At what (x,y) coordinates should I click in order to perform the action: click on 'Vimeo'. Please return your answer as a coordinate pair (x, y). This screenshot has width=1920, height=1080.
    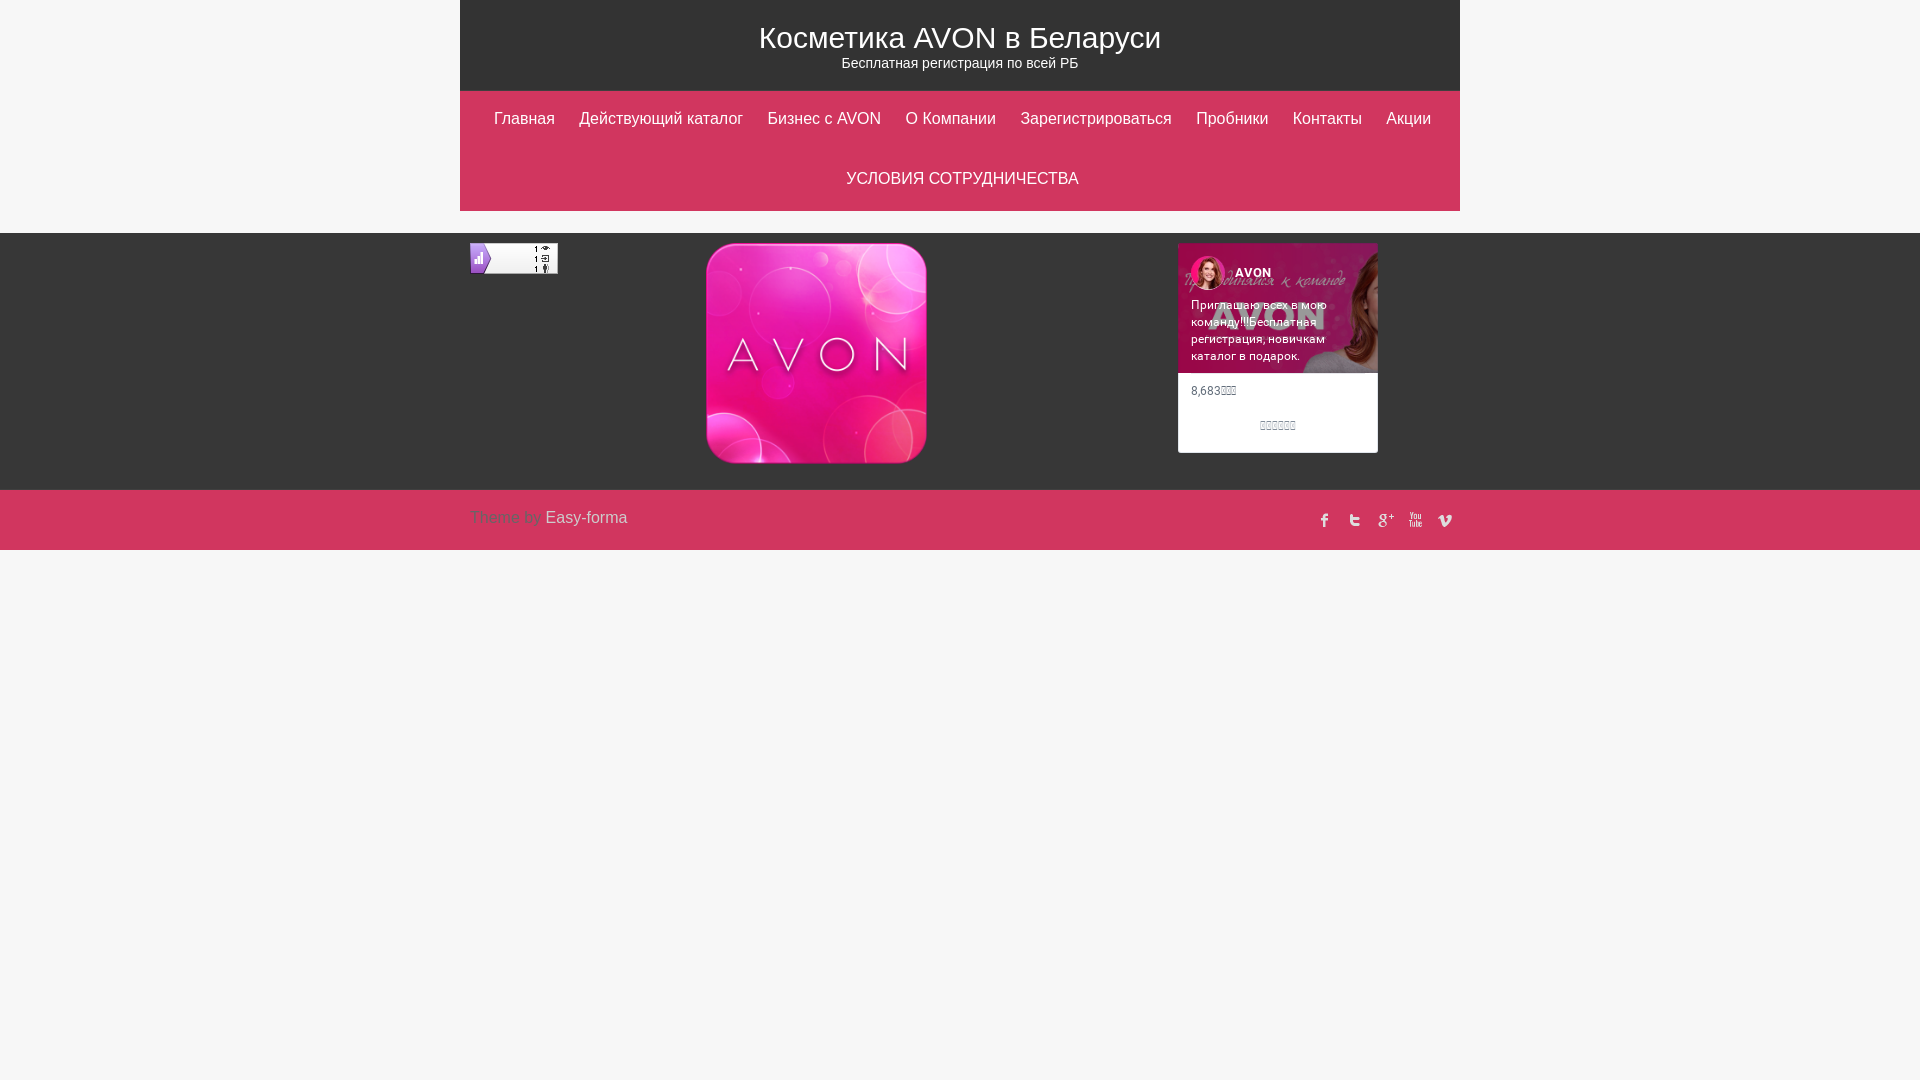
    Looking at the image, I should click on (1444, 519).